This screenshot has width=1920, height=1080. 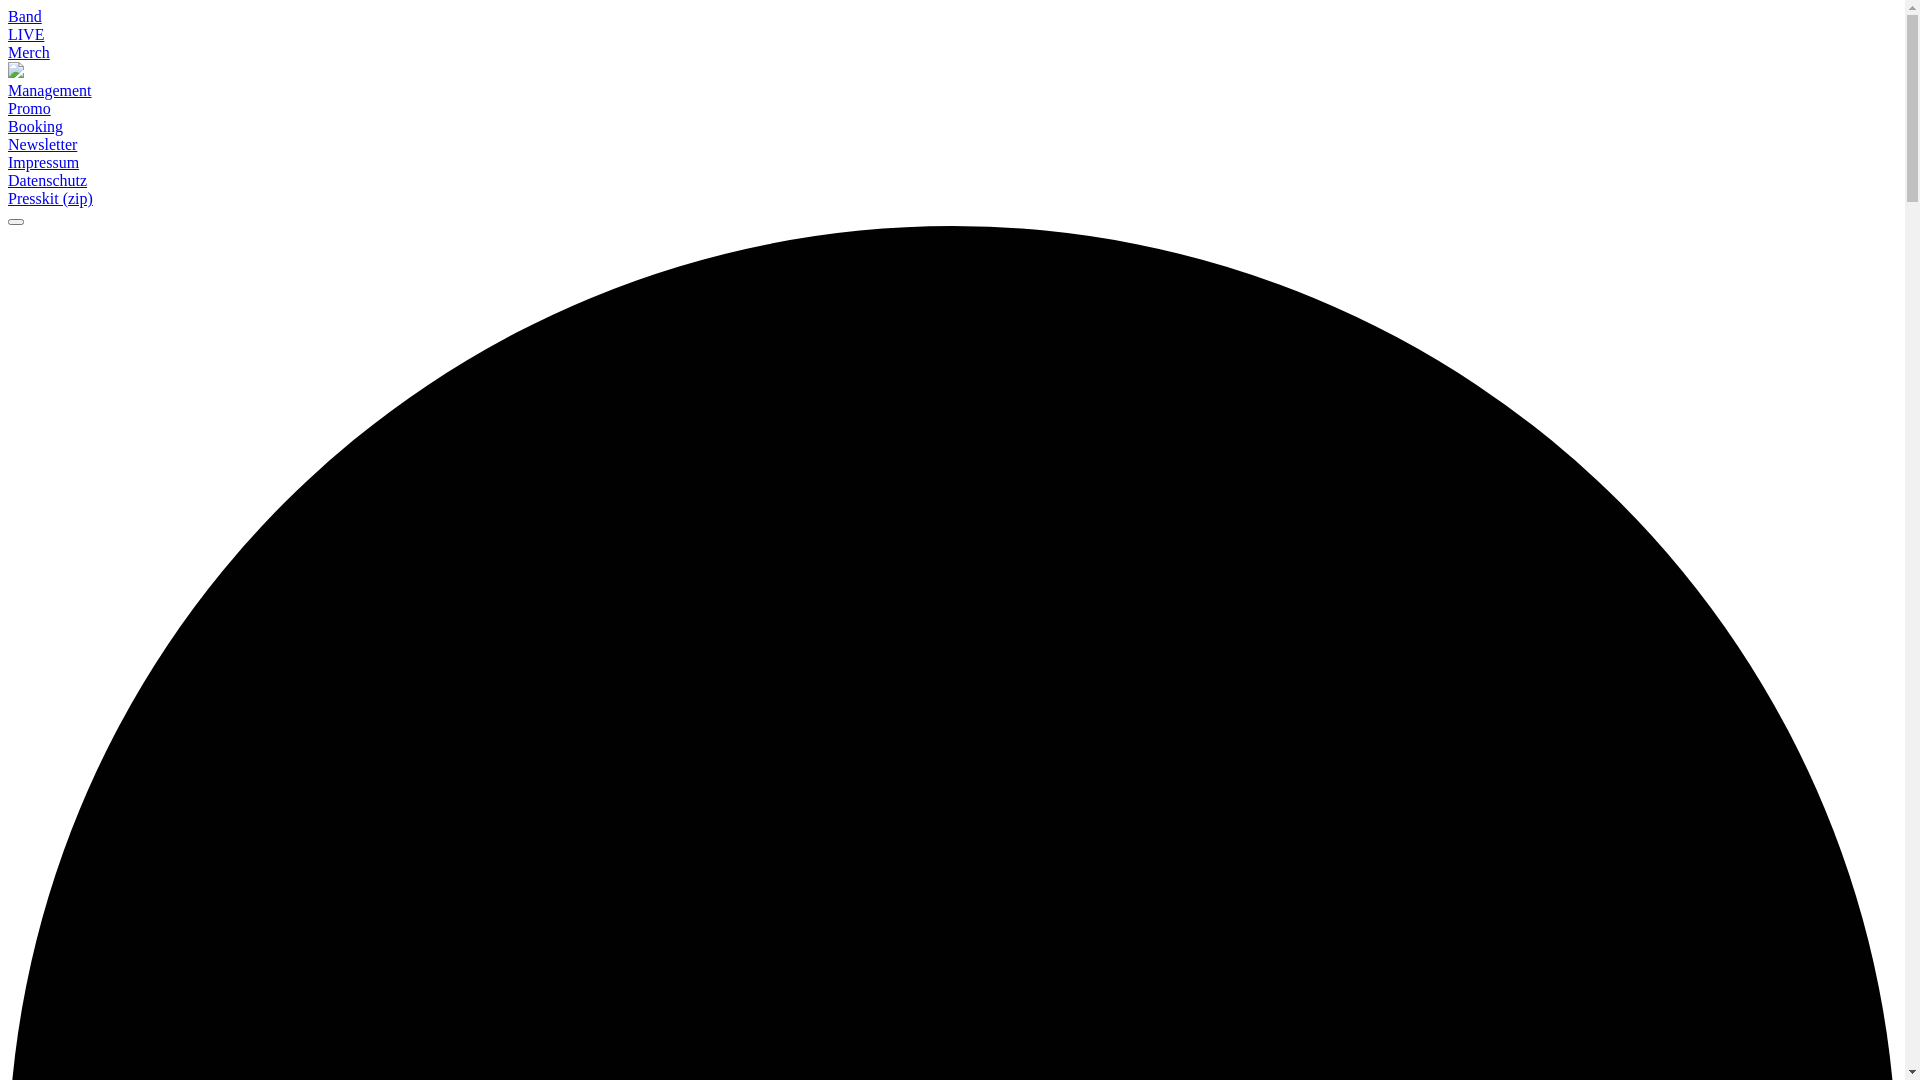 What do you see at coordinates (24, 16) in the screenshot?
I see `'Band'` at bounding box center [24, 16].